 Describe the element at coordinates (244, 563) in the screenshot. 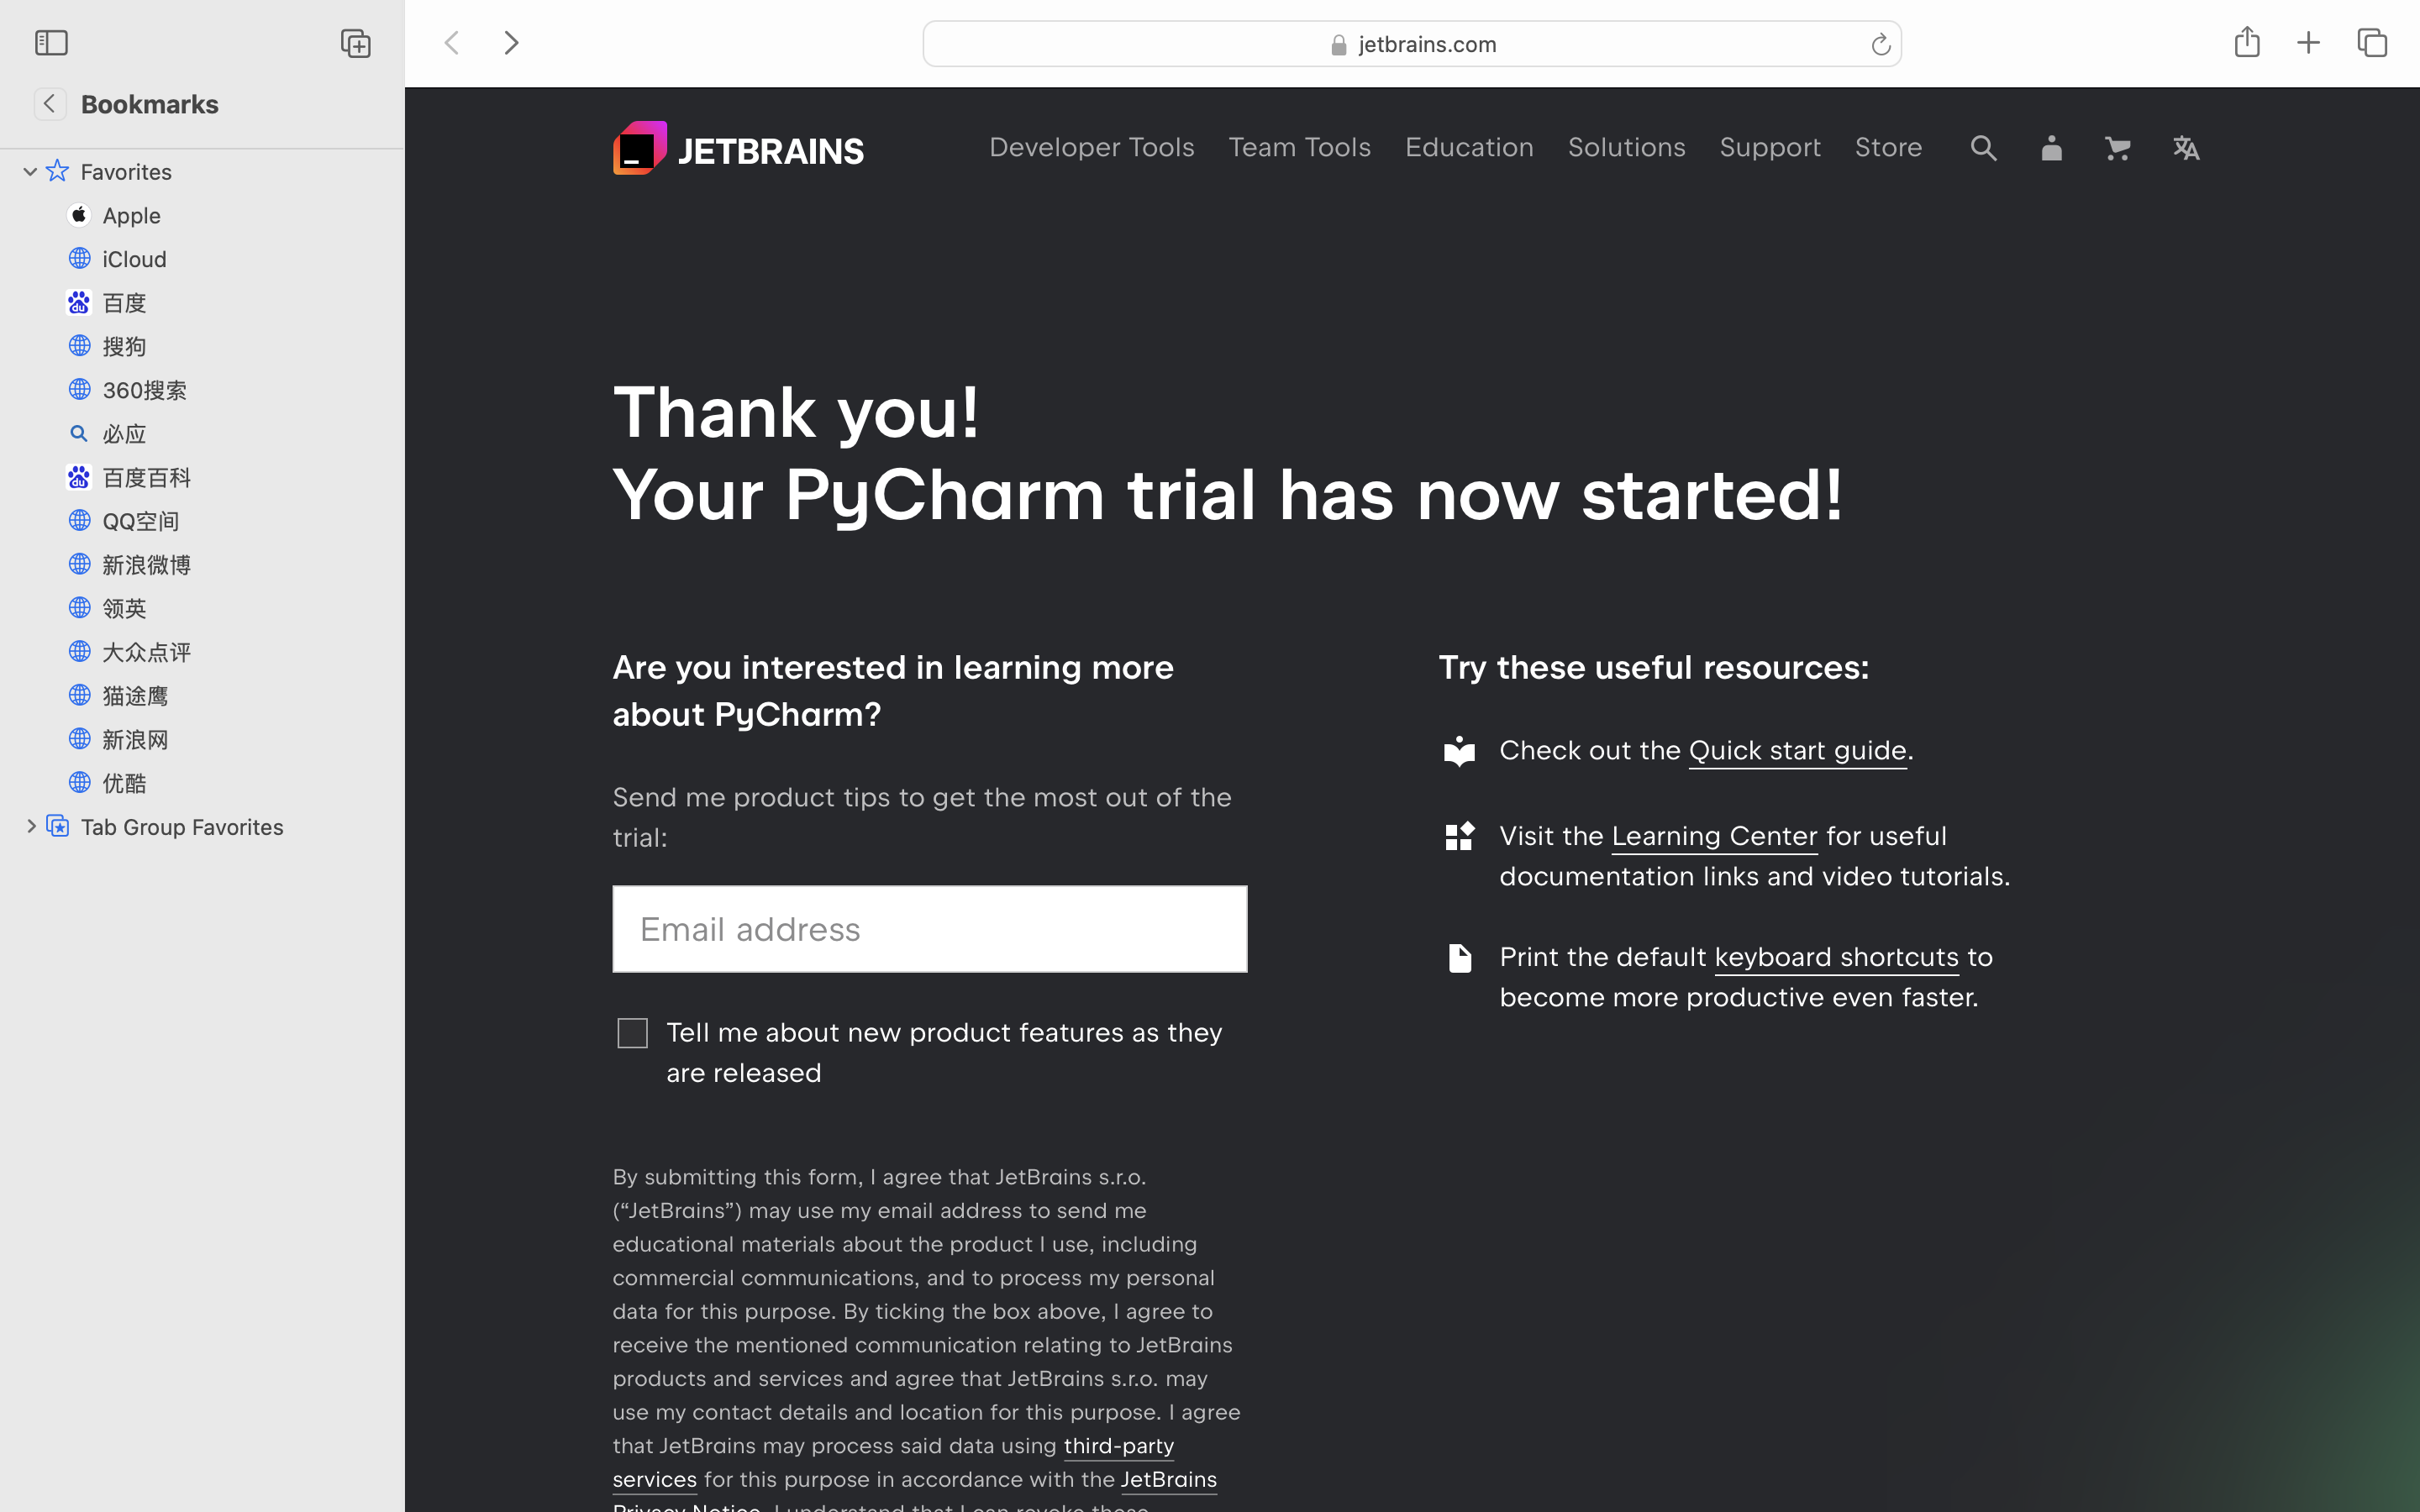

I see `'新浪微博'` at that location.